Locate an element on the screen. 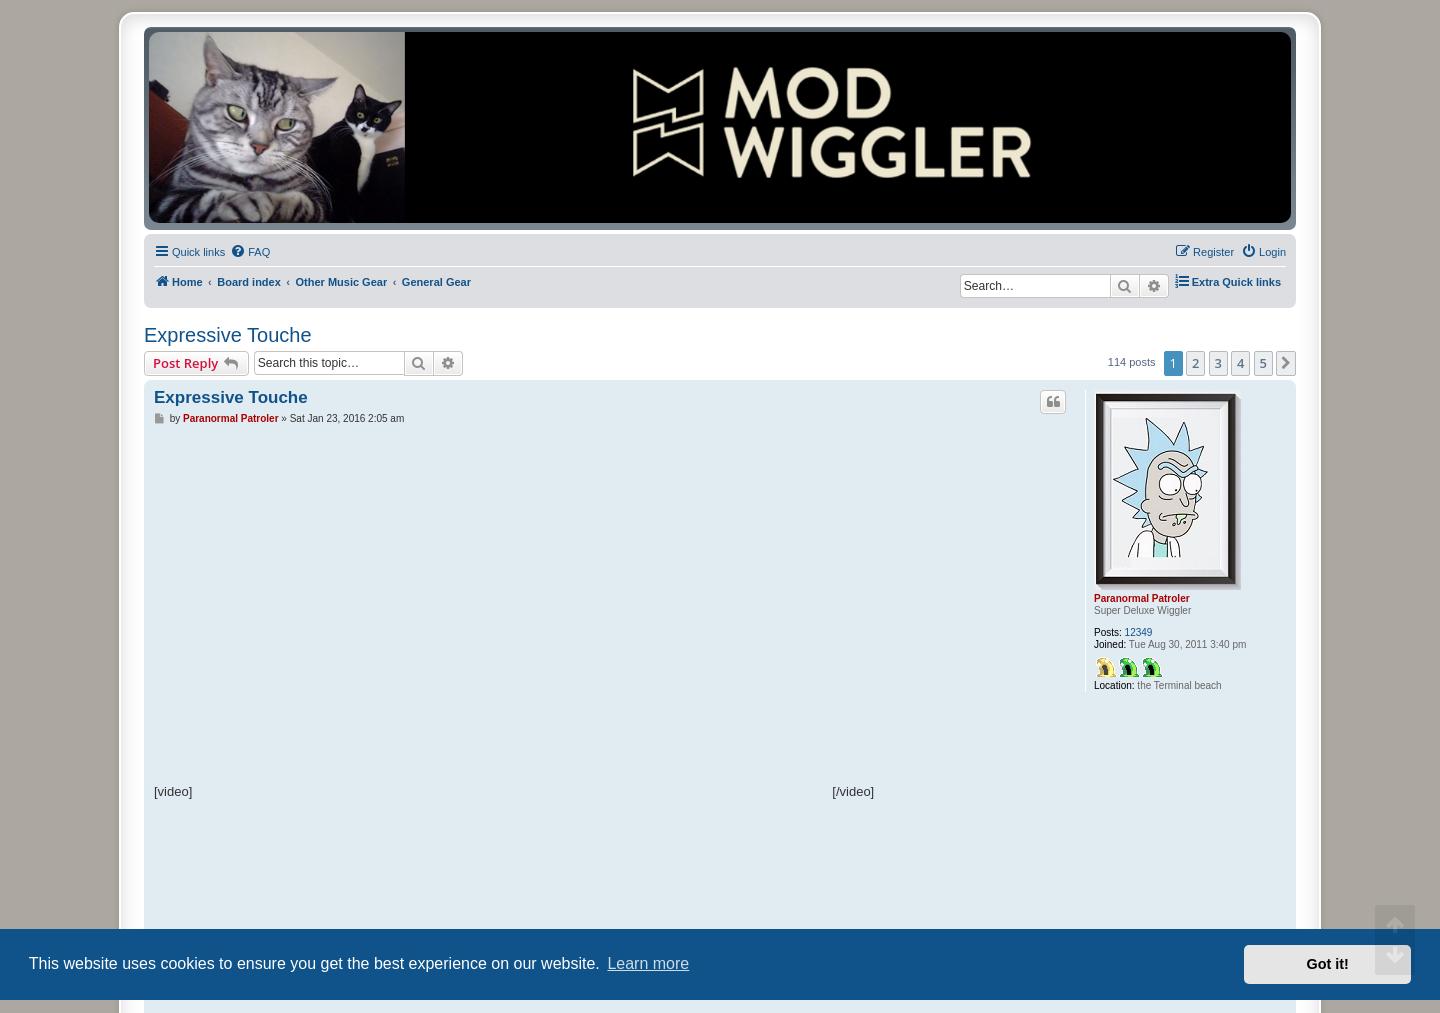  '[video]' is located at coordinates (171, 791).